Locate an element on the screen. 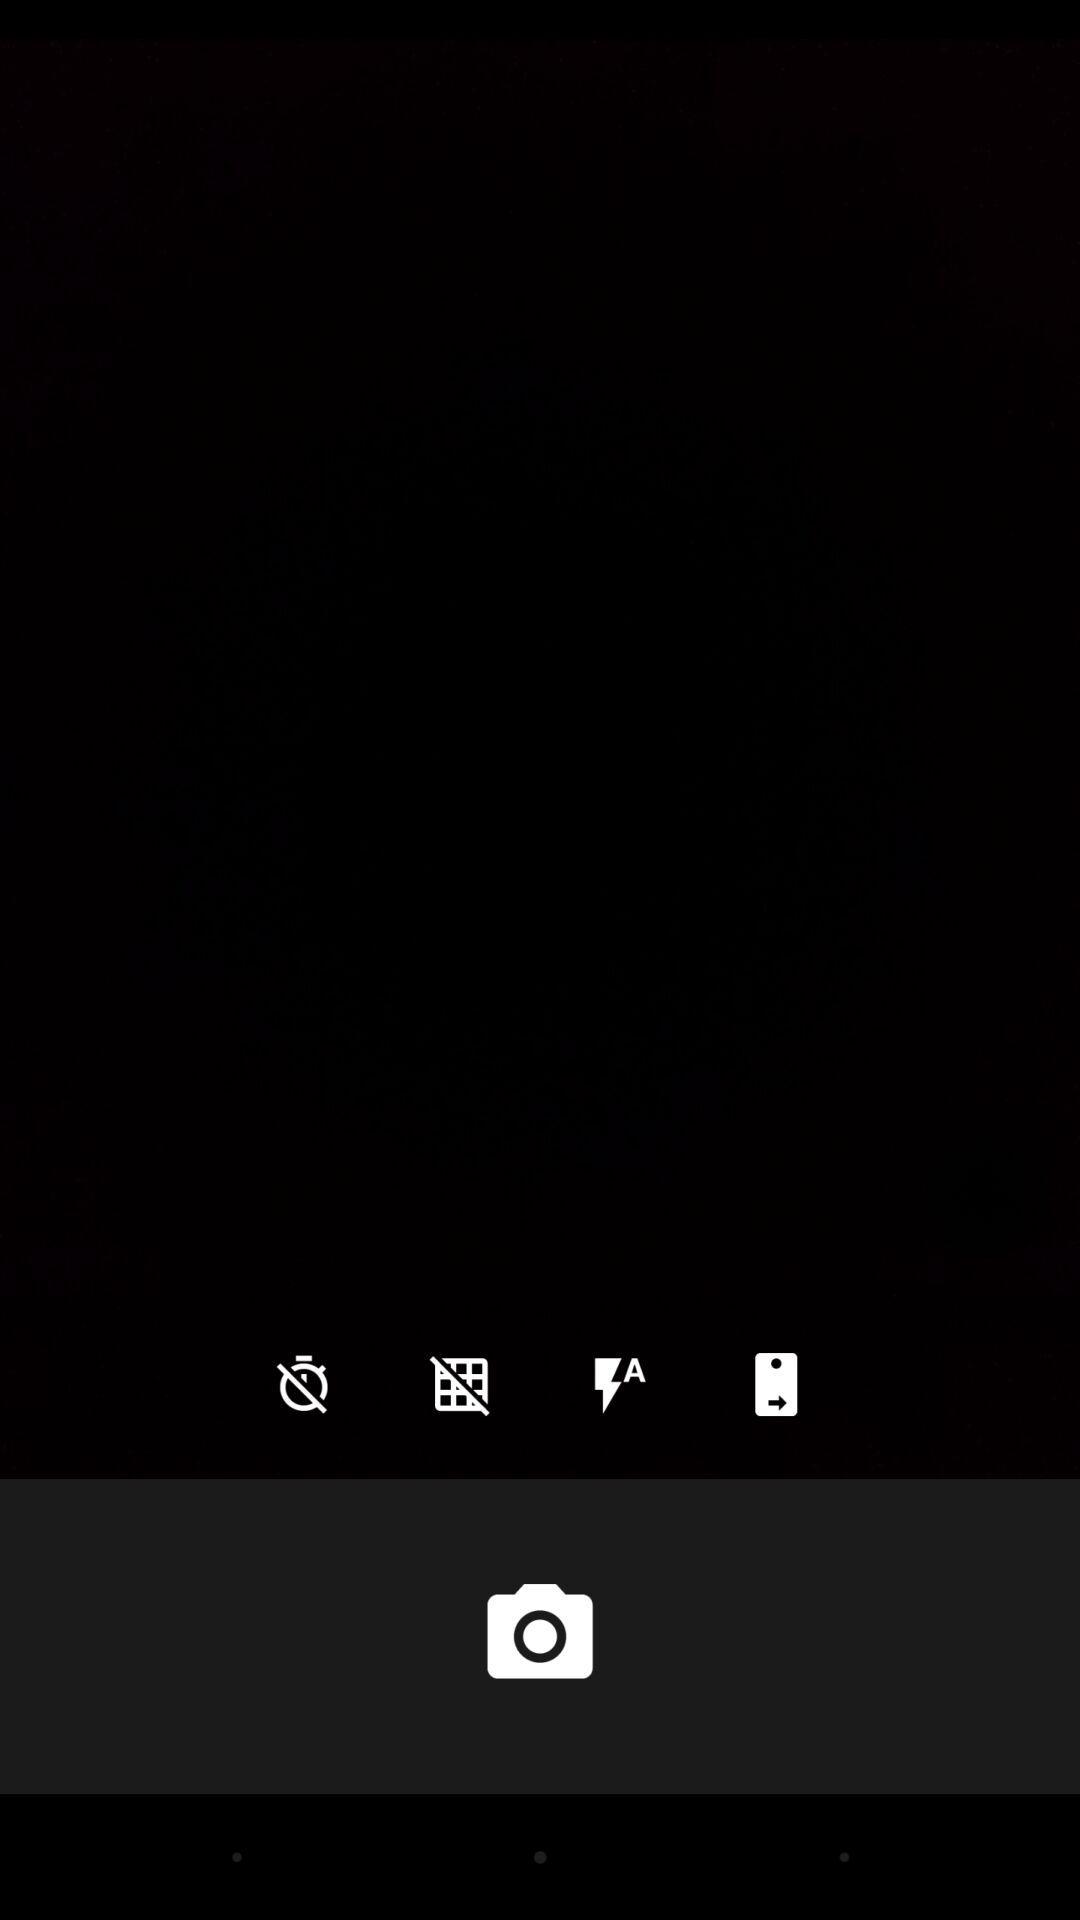 This screenshot has width=1080, height=1920. item at the bottom left corner is located at coordinates (303, 1383).